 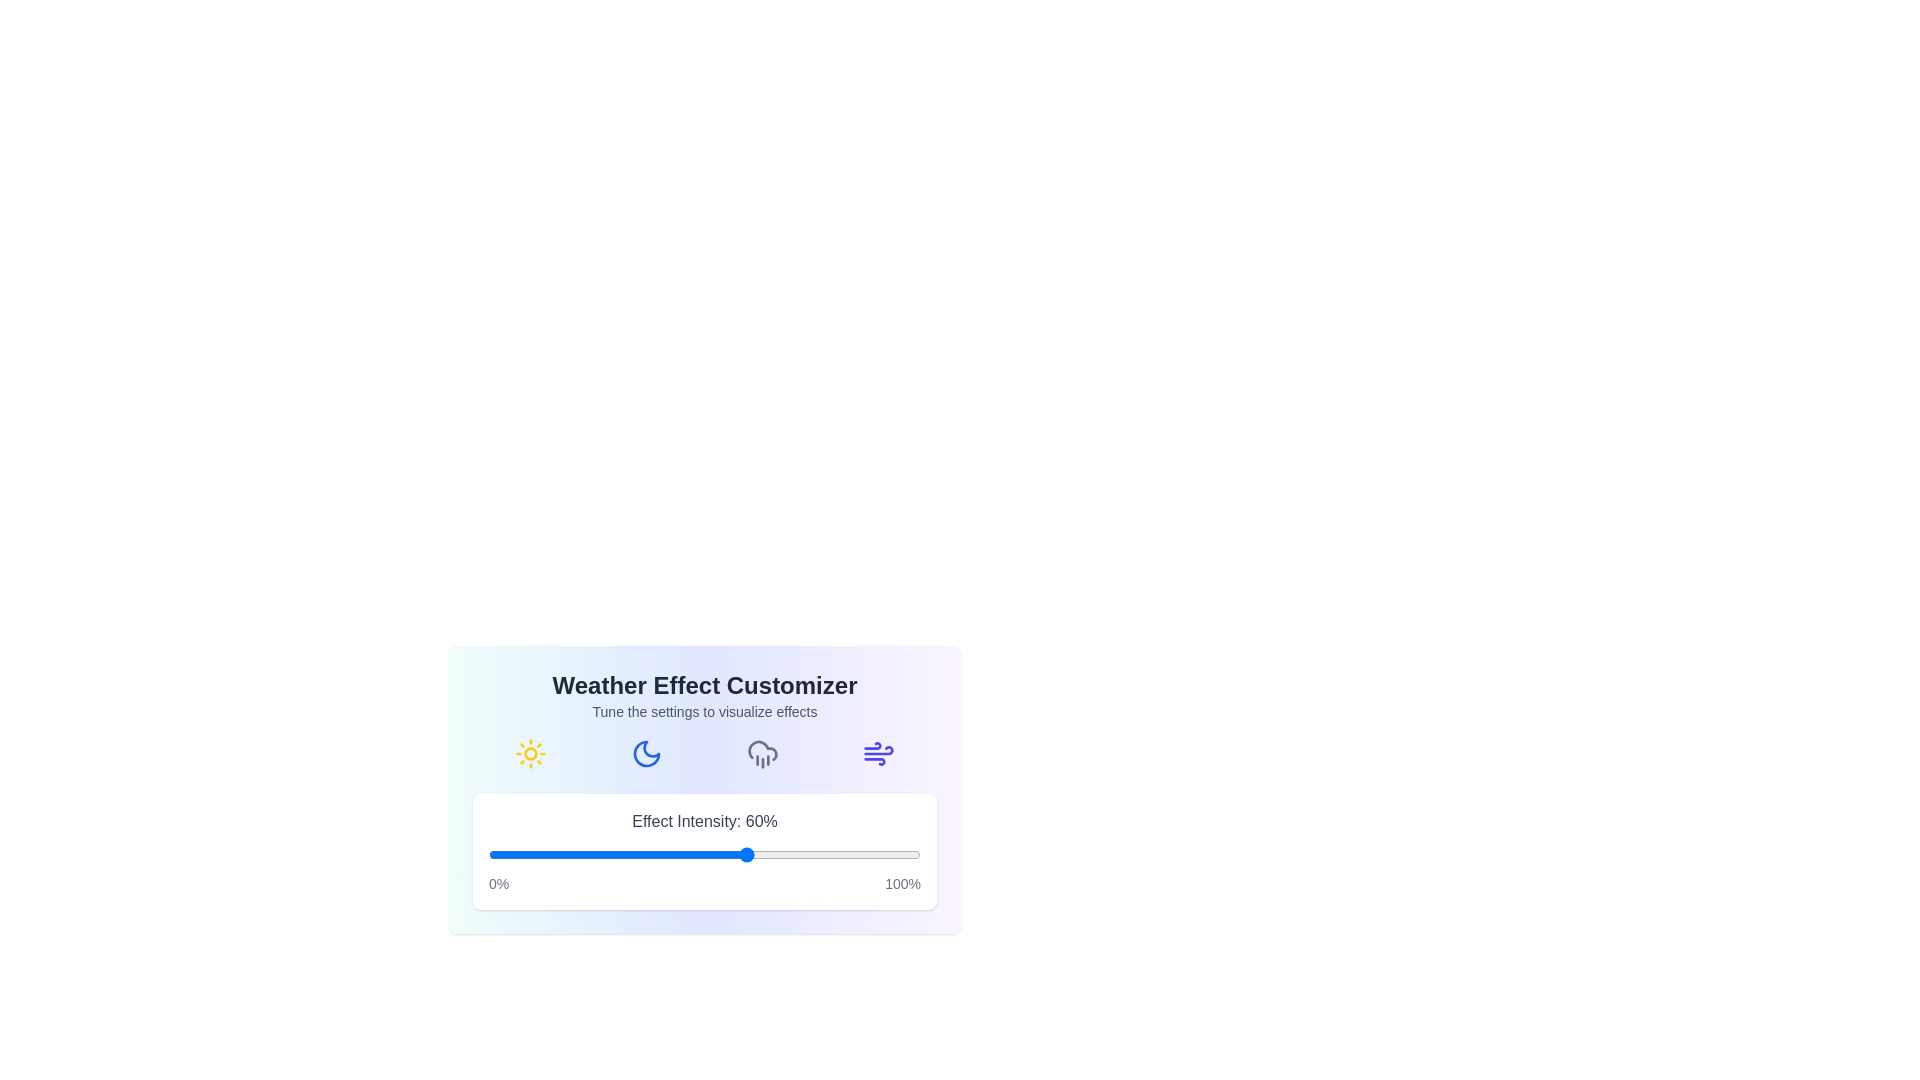 I want to click on the gray cloud with rain icon button, so click(x=762, y=753).